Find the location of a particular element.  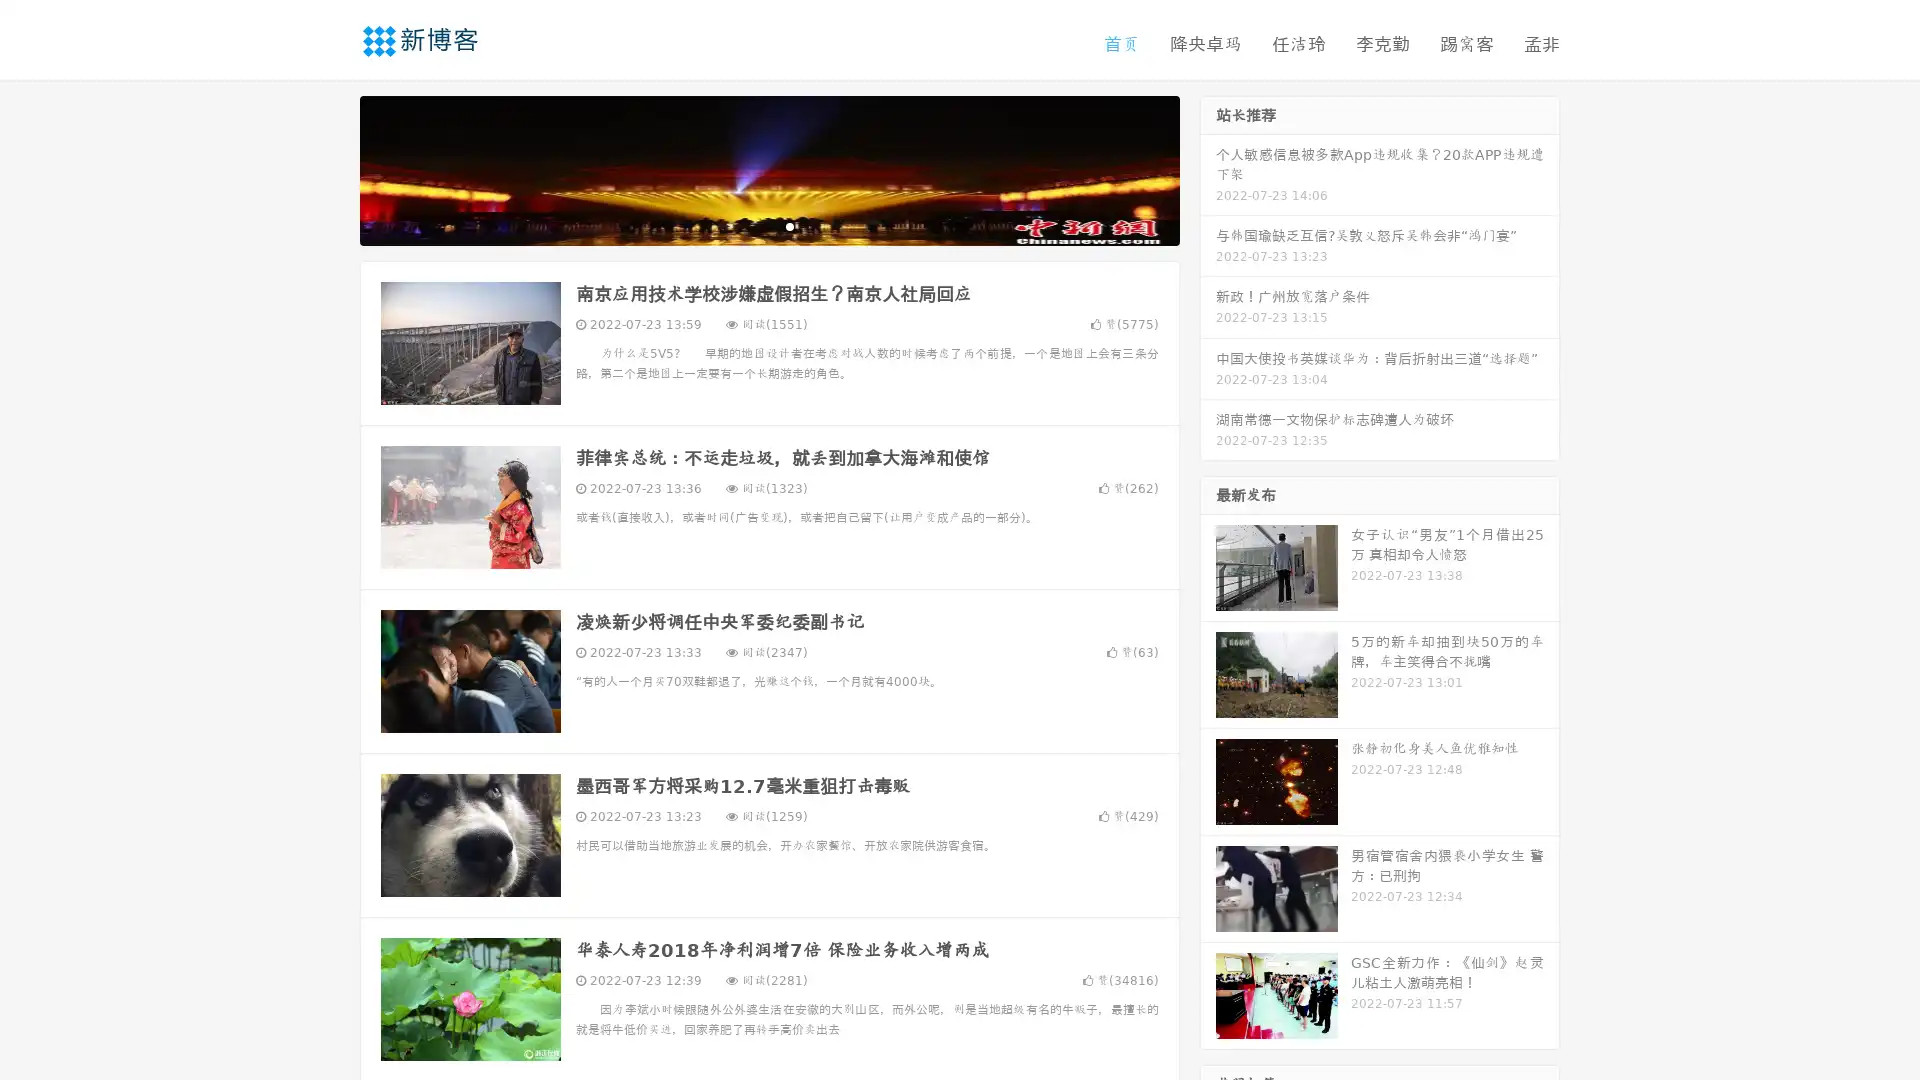

Next slide is located at coordinates (1208, 168).